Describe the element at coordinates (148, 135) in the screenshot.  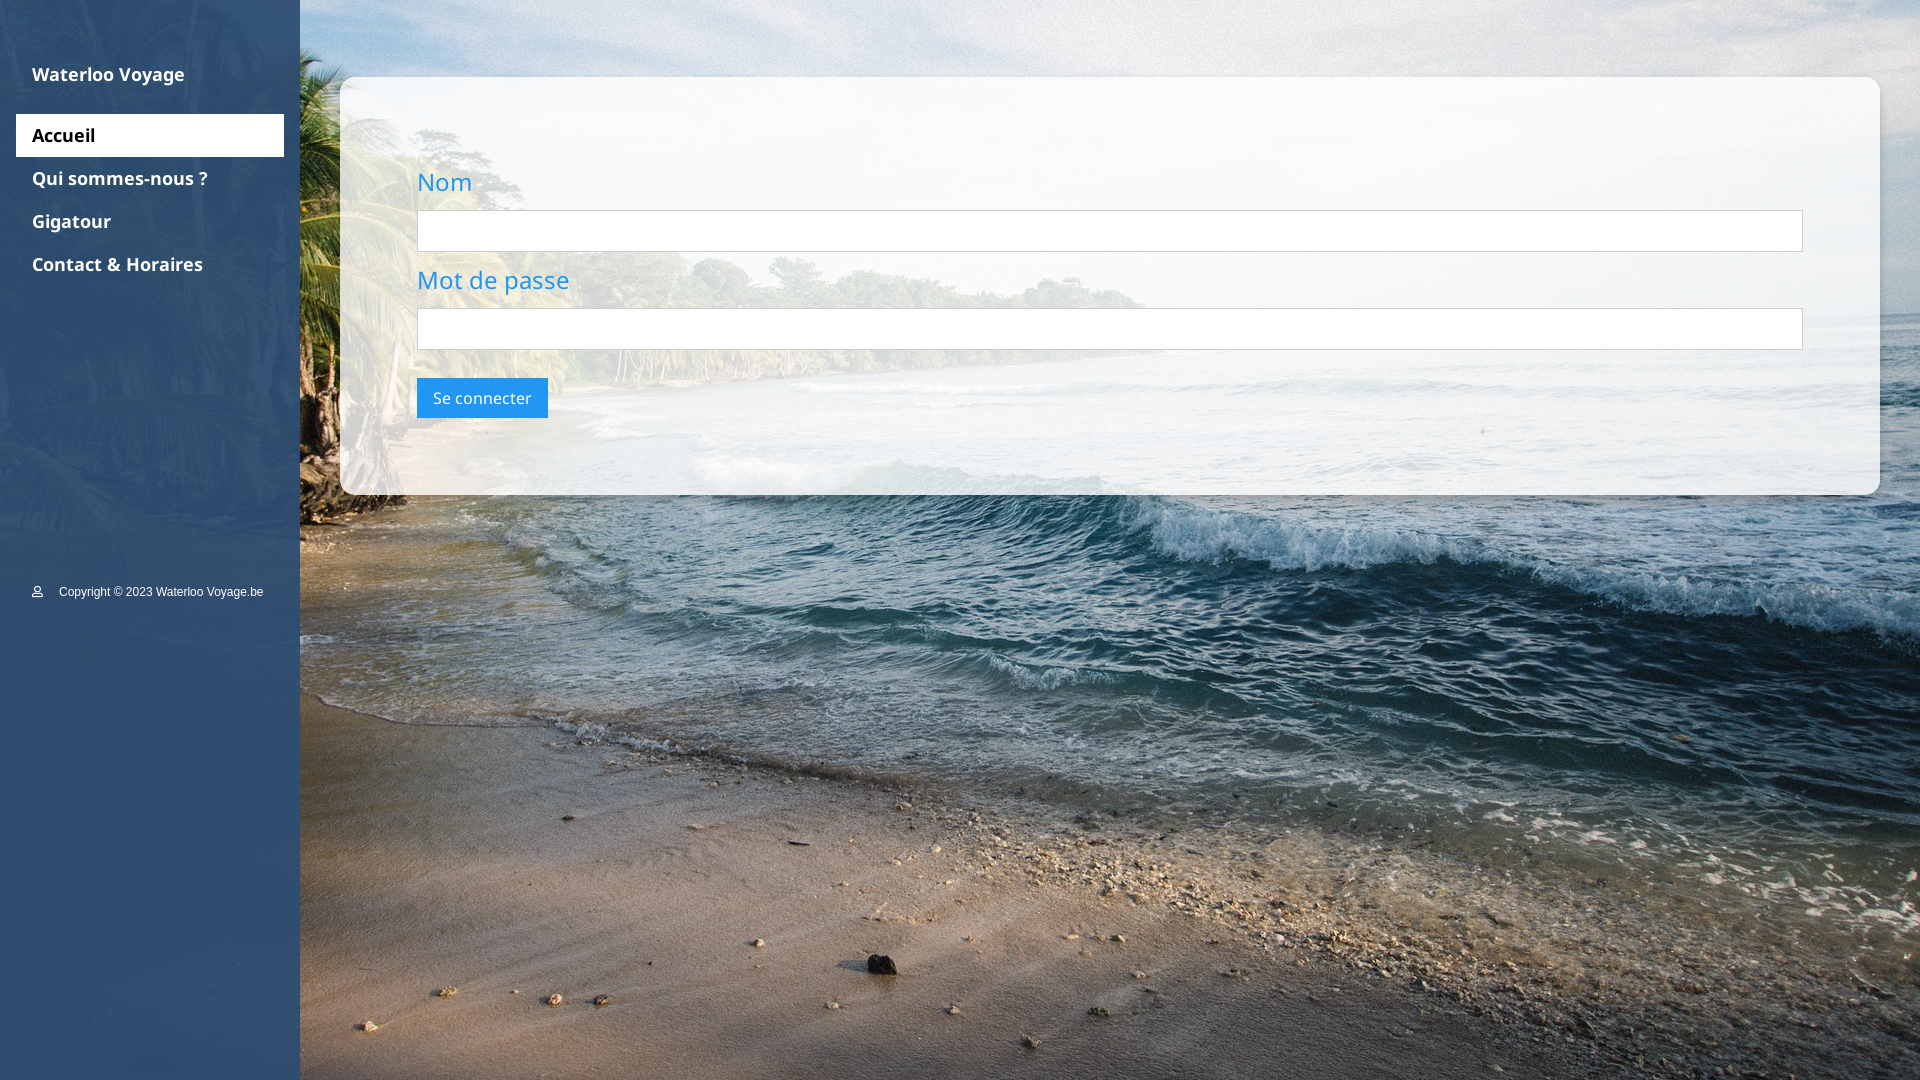
I see `'Accueil'` at that location.